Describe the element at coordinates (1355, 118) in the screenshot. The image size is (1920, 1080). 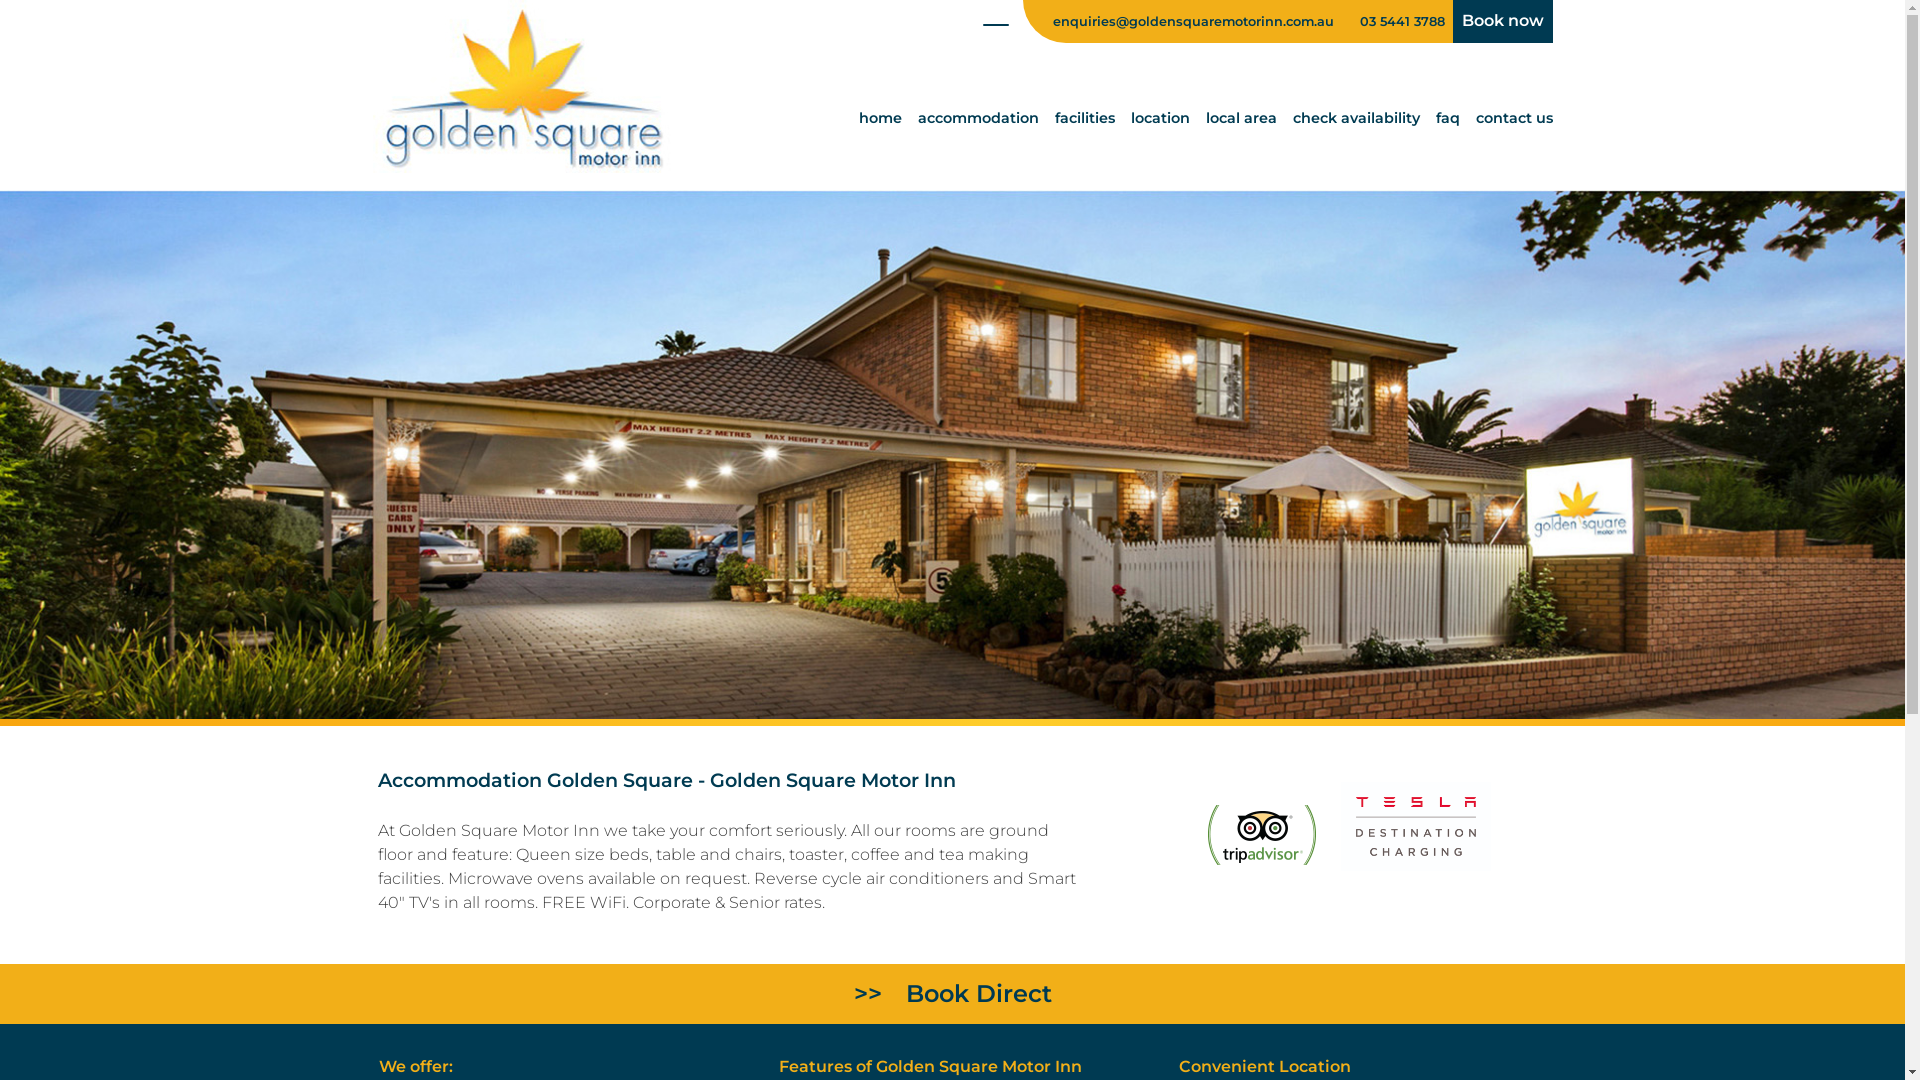
I see `'check availability'` at that location.